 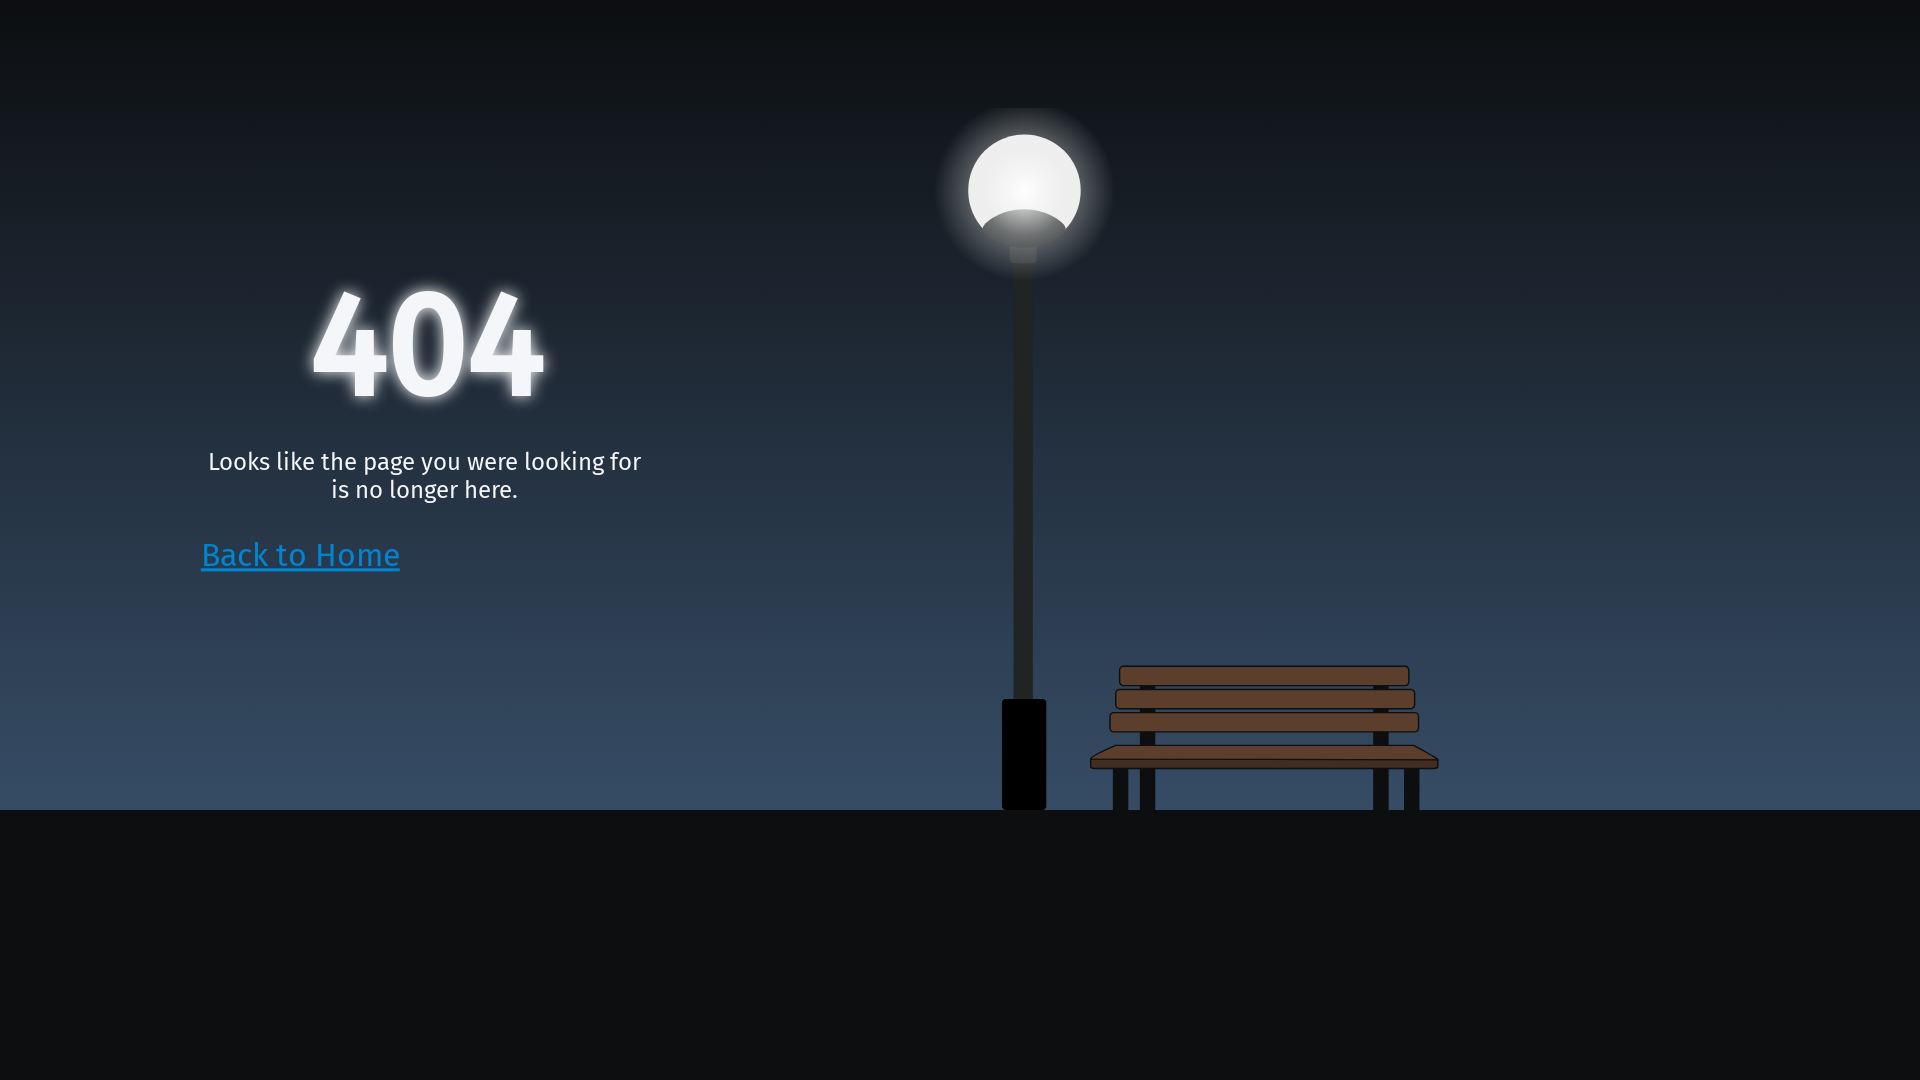 I want to click on 'Back to Home', so click(x=299, y=555).